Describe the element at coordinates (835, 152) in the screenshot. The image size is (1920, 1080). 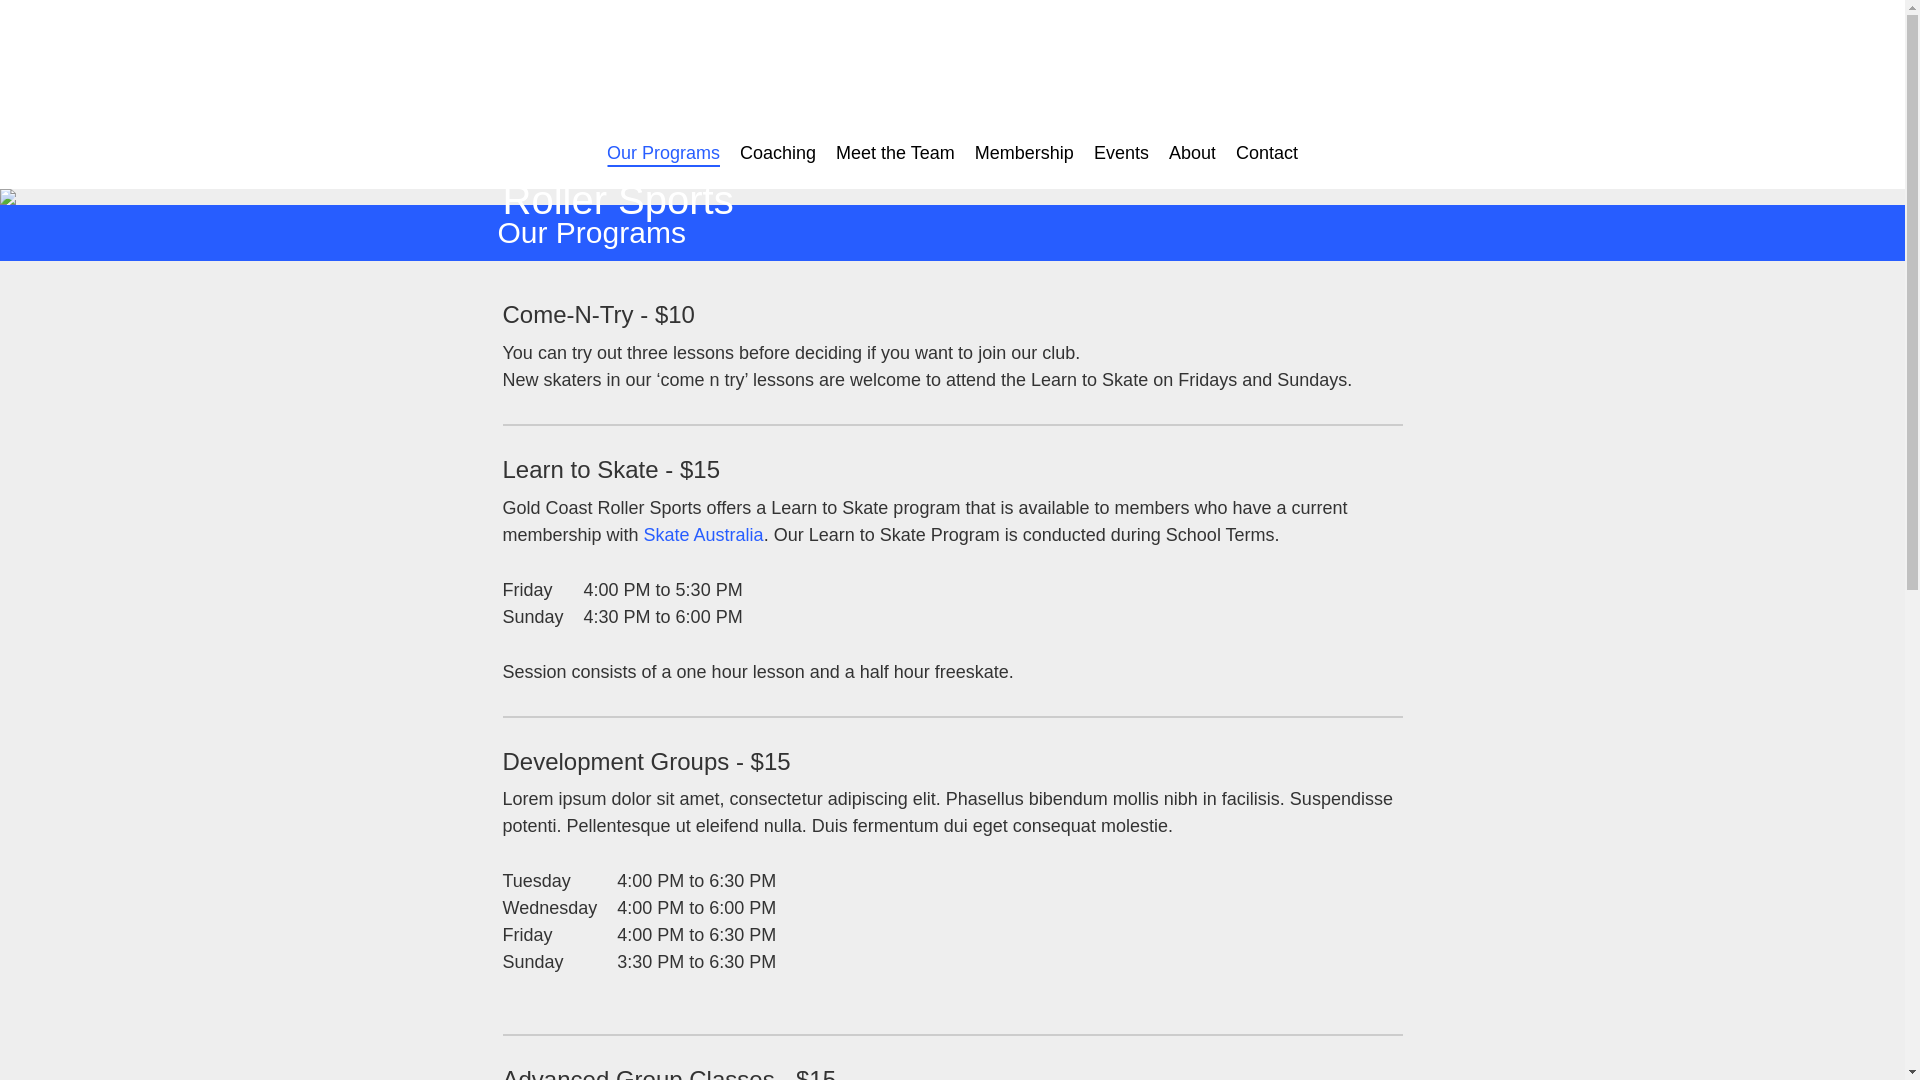
I see `'Meet the Team'` at that location.